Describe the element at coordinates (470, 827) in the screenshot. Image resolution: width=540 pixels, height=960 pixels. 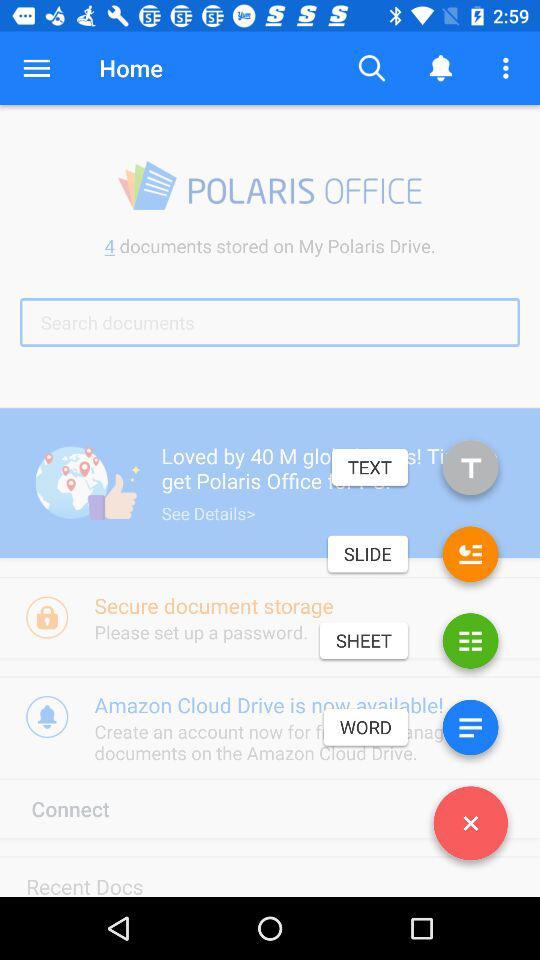
I see `icon to the right of the connect item` at that location.